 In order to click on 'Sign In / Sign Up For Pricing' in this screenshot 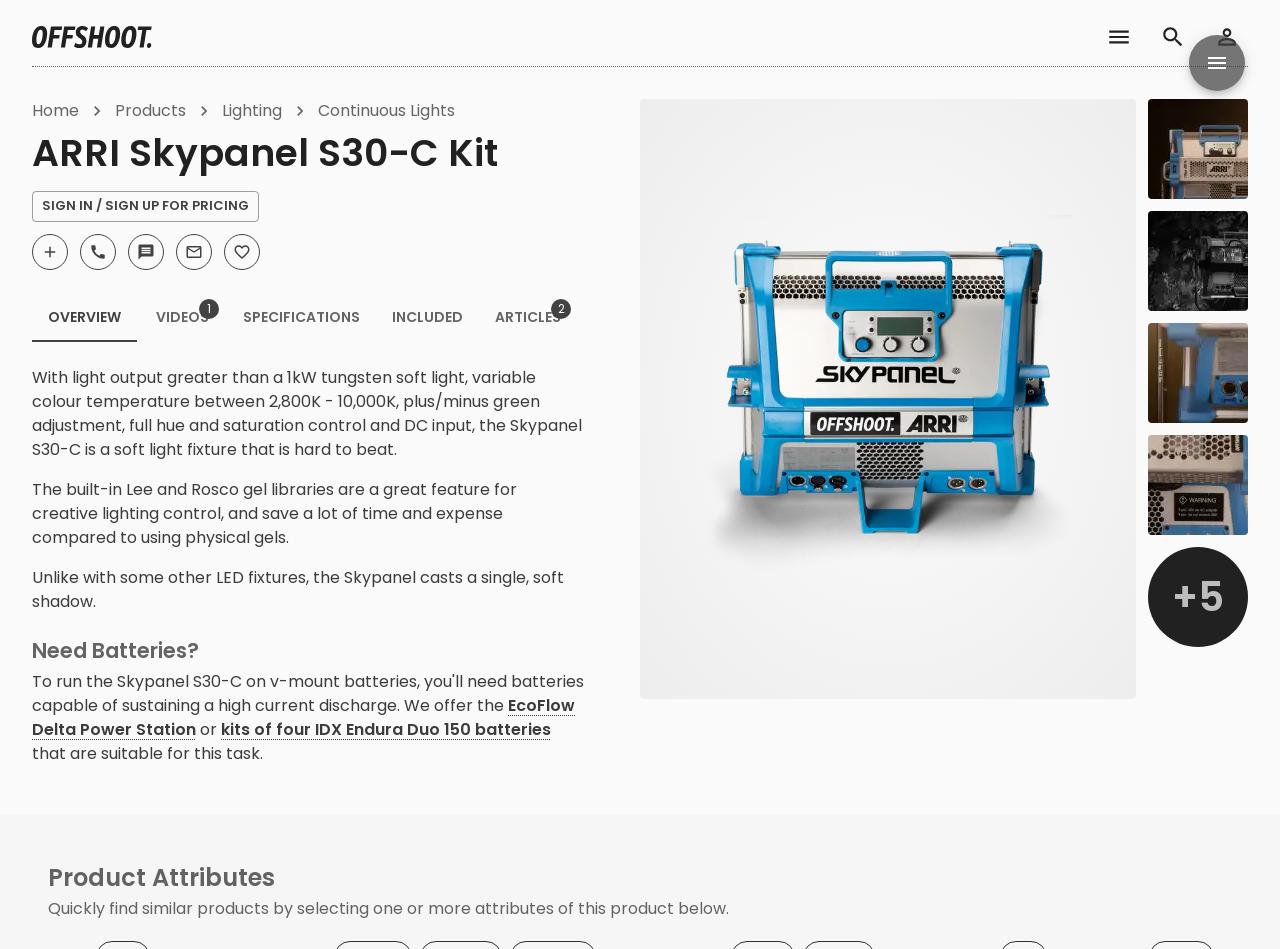, I will do `click(144, 203)`.